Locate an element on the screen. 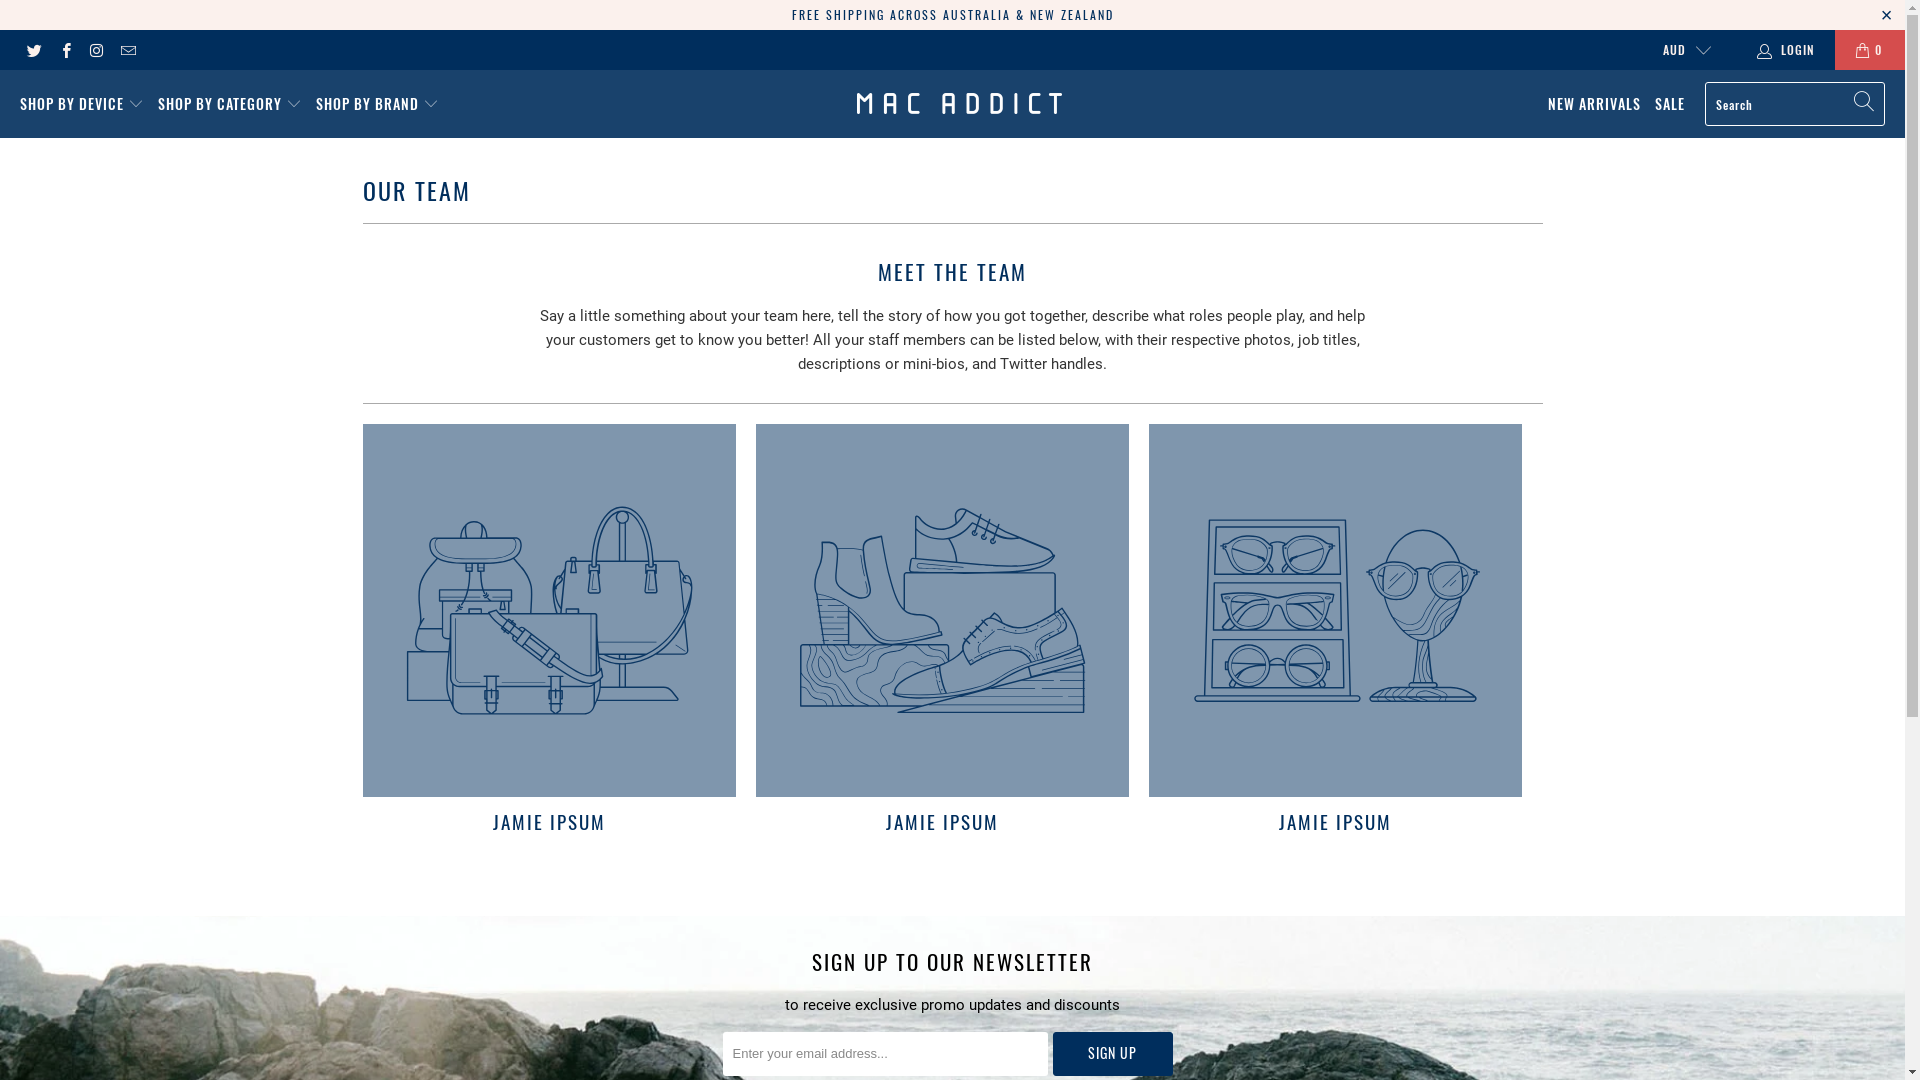 This screenshot has height=1080, width=1920. 'SALE' is located at coordinates (1670, 104).